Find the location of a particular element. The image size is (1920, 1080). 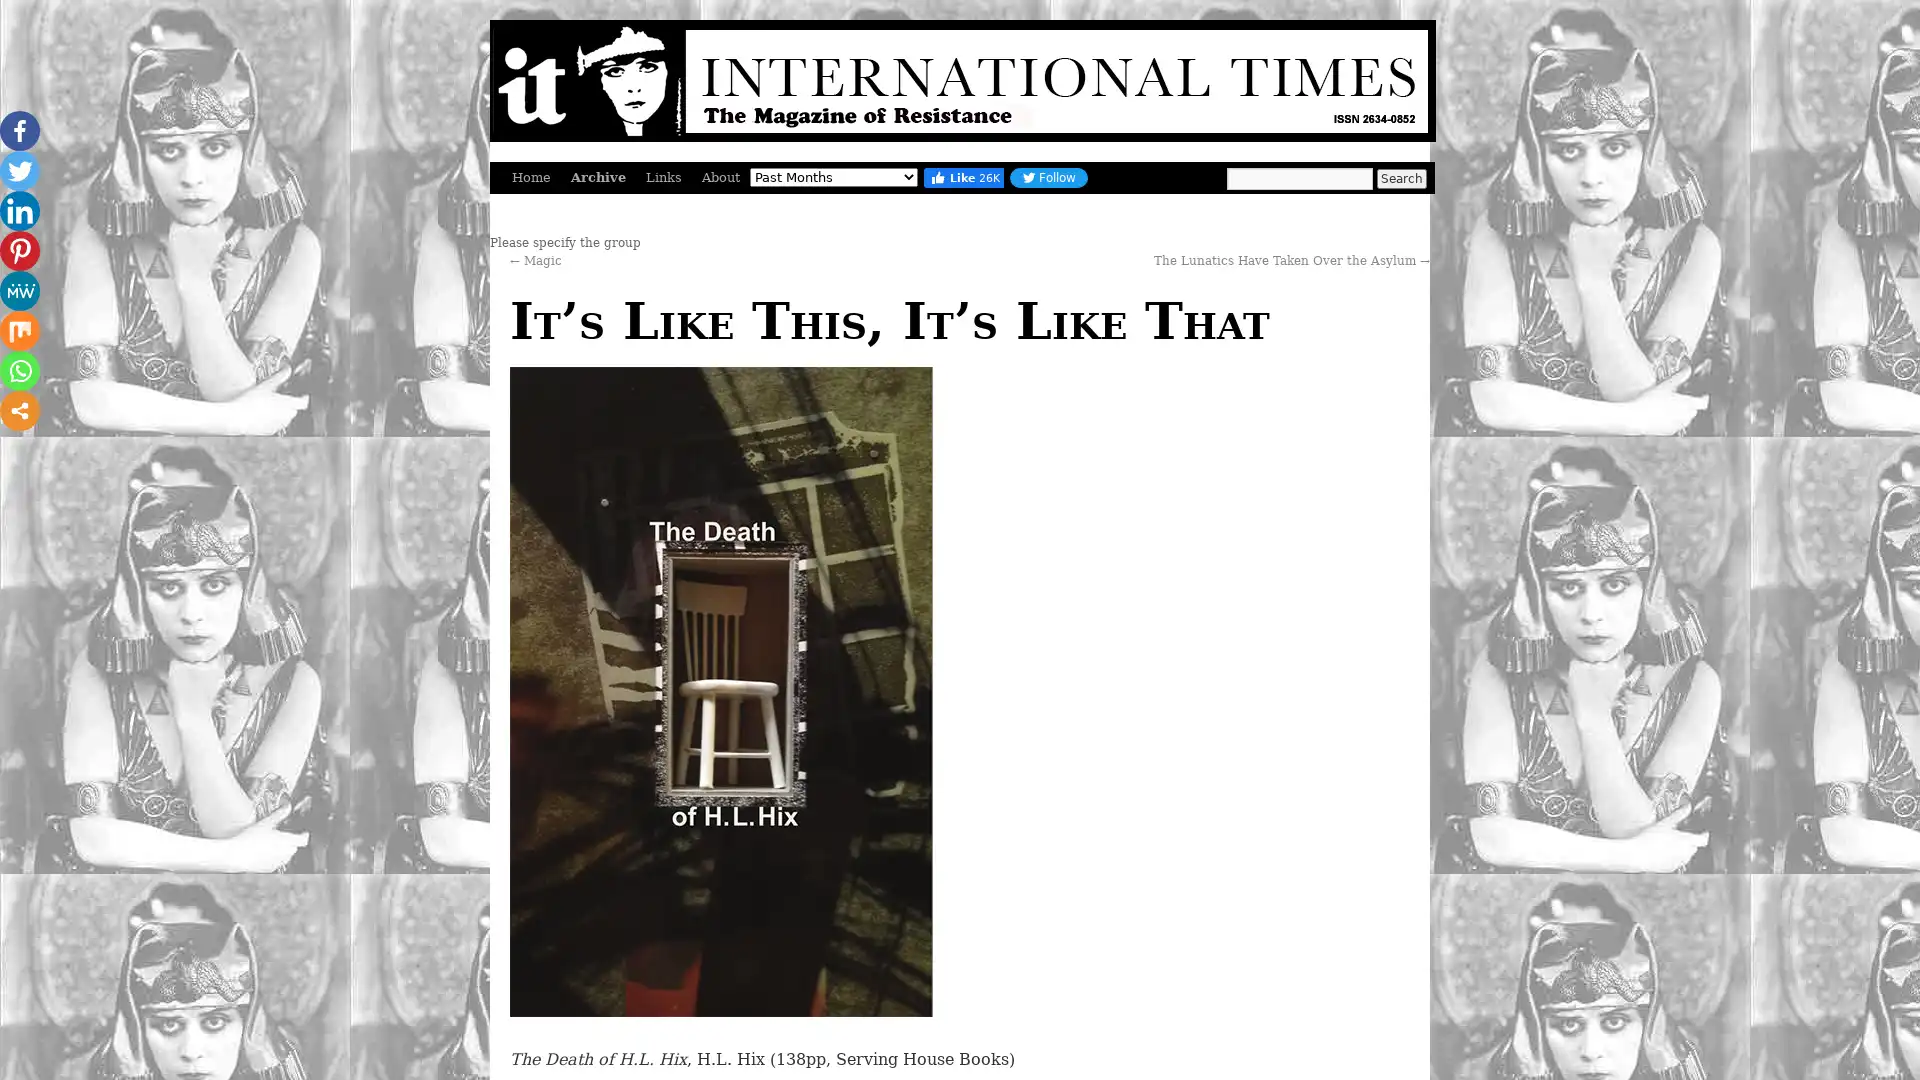

Search is located at coordinates (1400, 177).